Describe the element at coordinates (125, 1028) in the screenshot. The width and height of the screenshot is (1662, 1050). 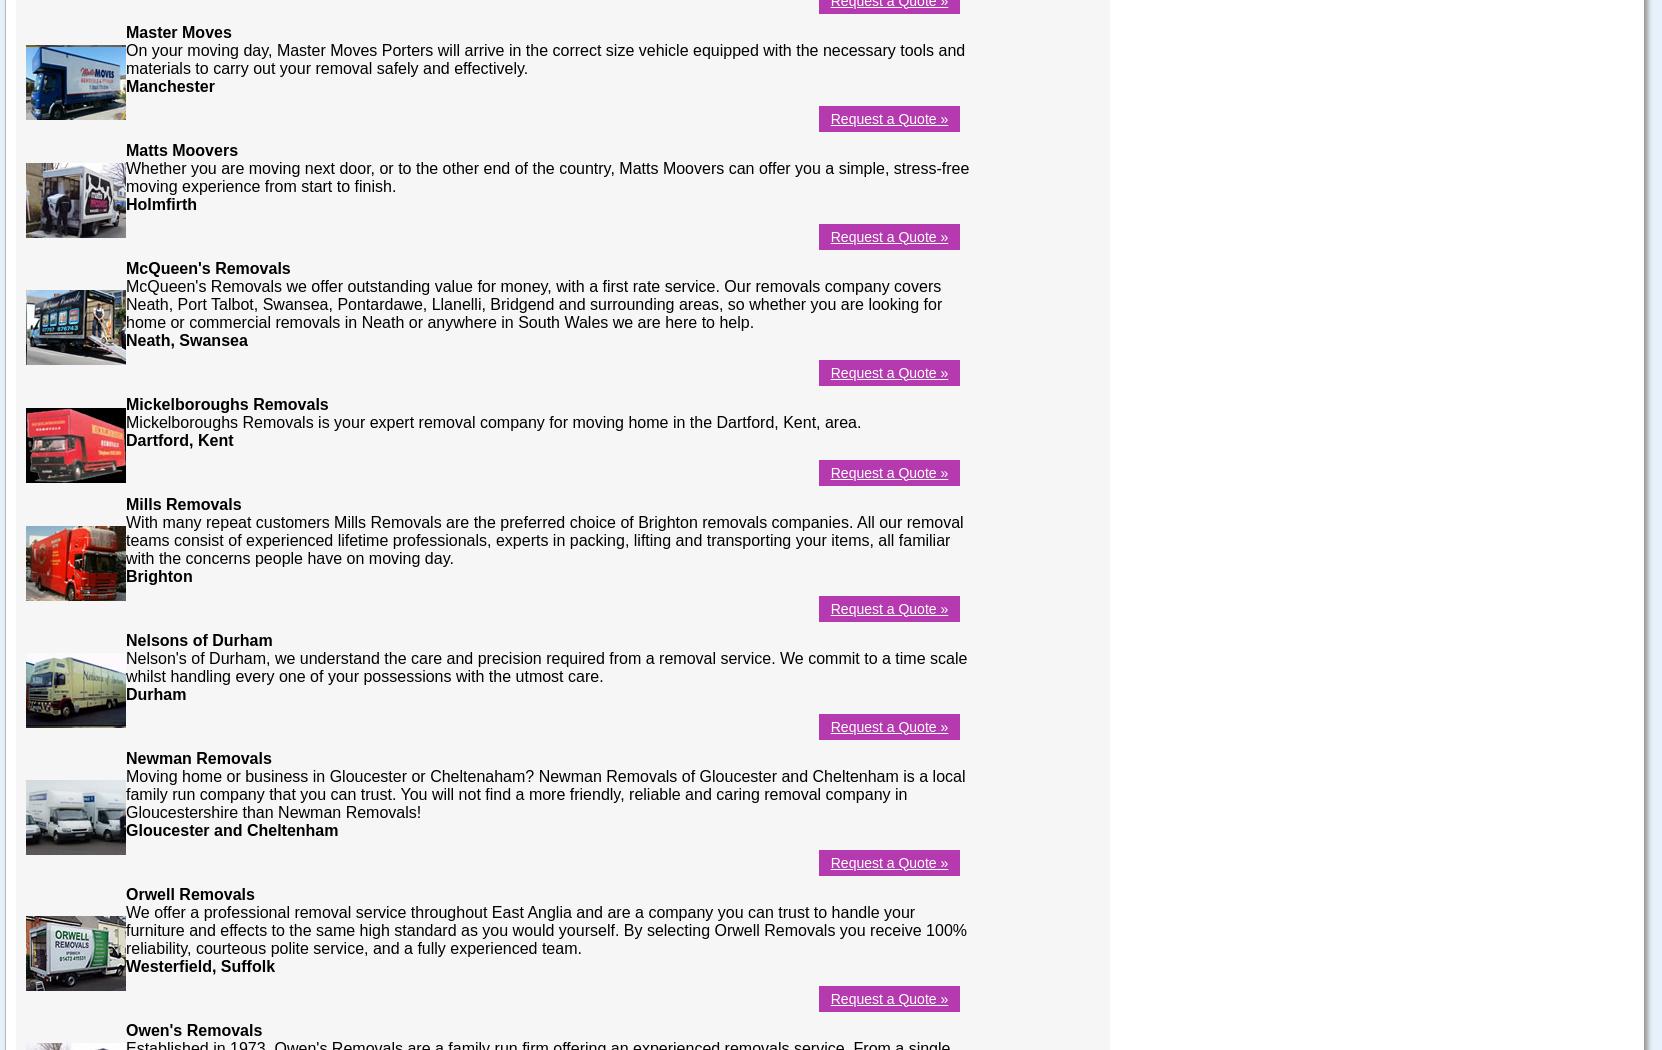
I see `'Owen's Removals'` at that location.